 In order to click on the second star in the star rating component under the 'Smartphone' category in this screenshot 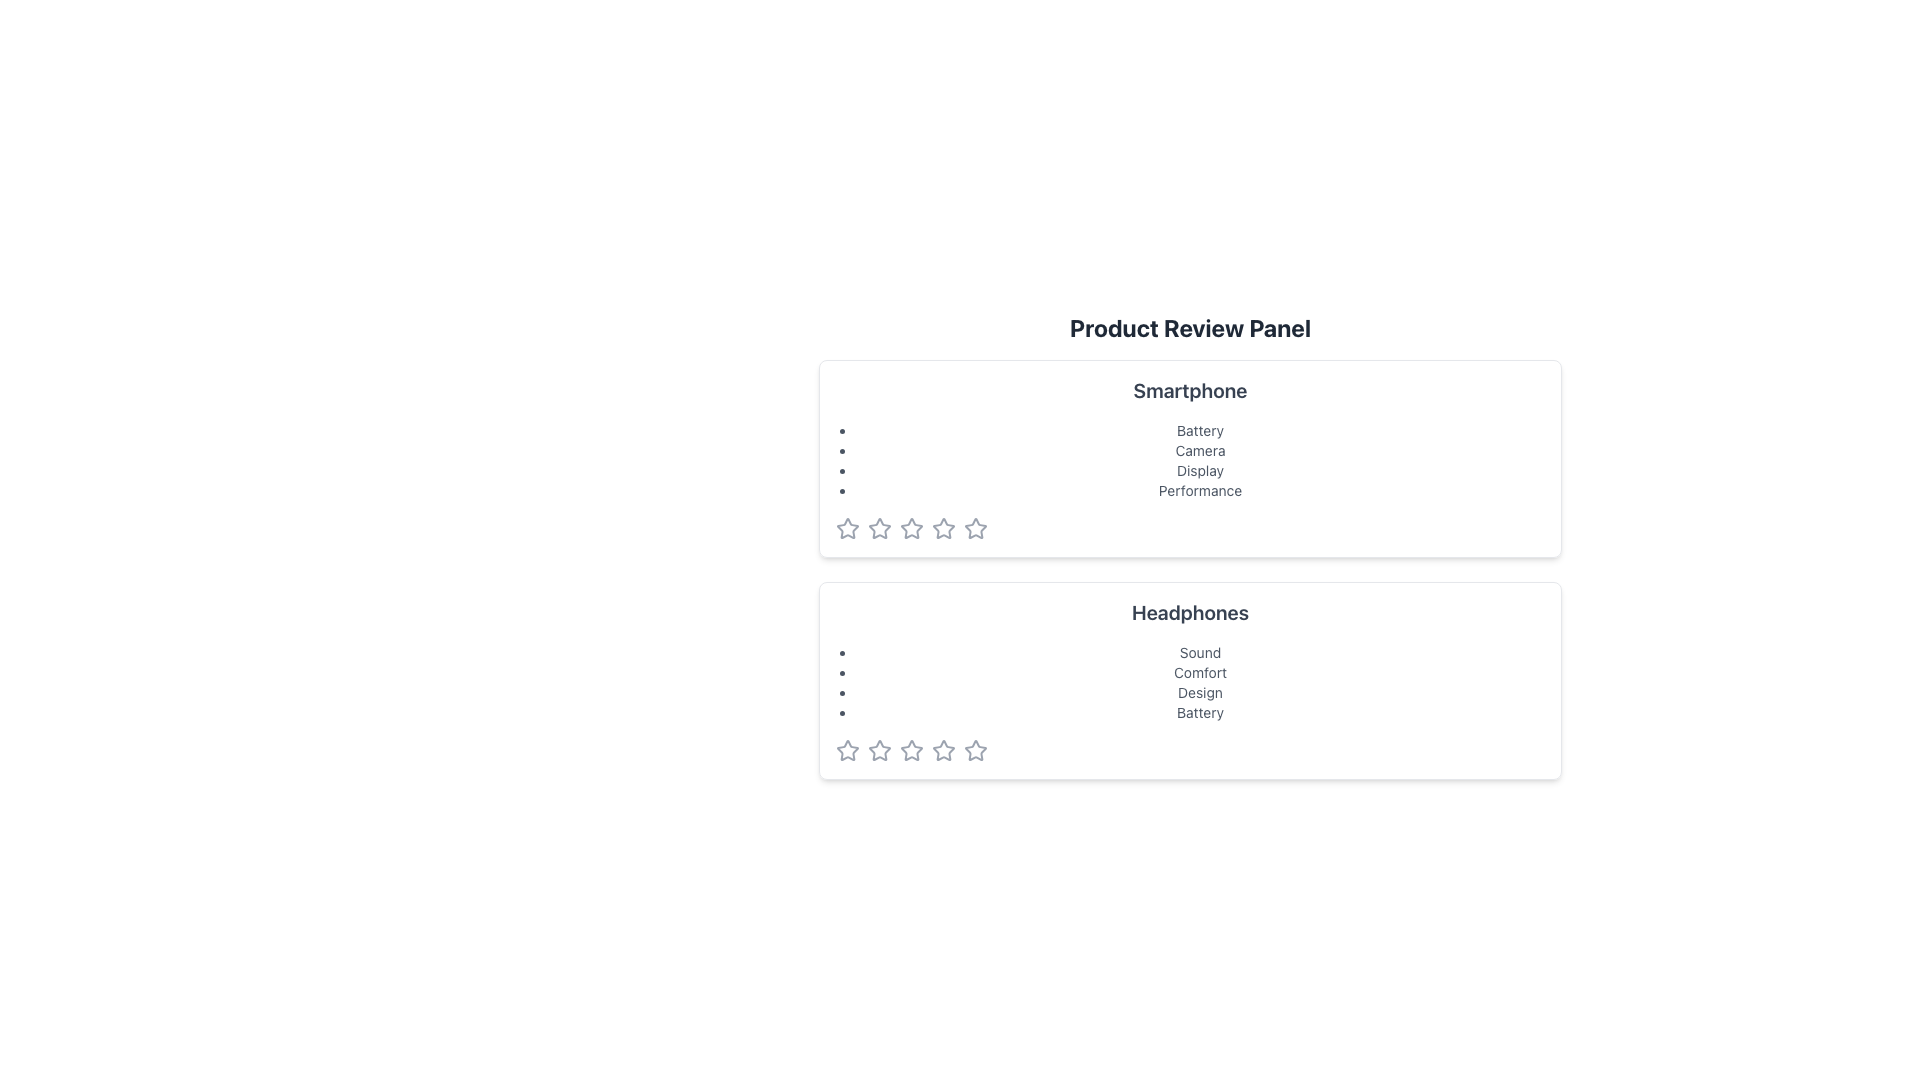, I will do `click(911, 527)`.